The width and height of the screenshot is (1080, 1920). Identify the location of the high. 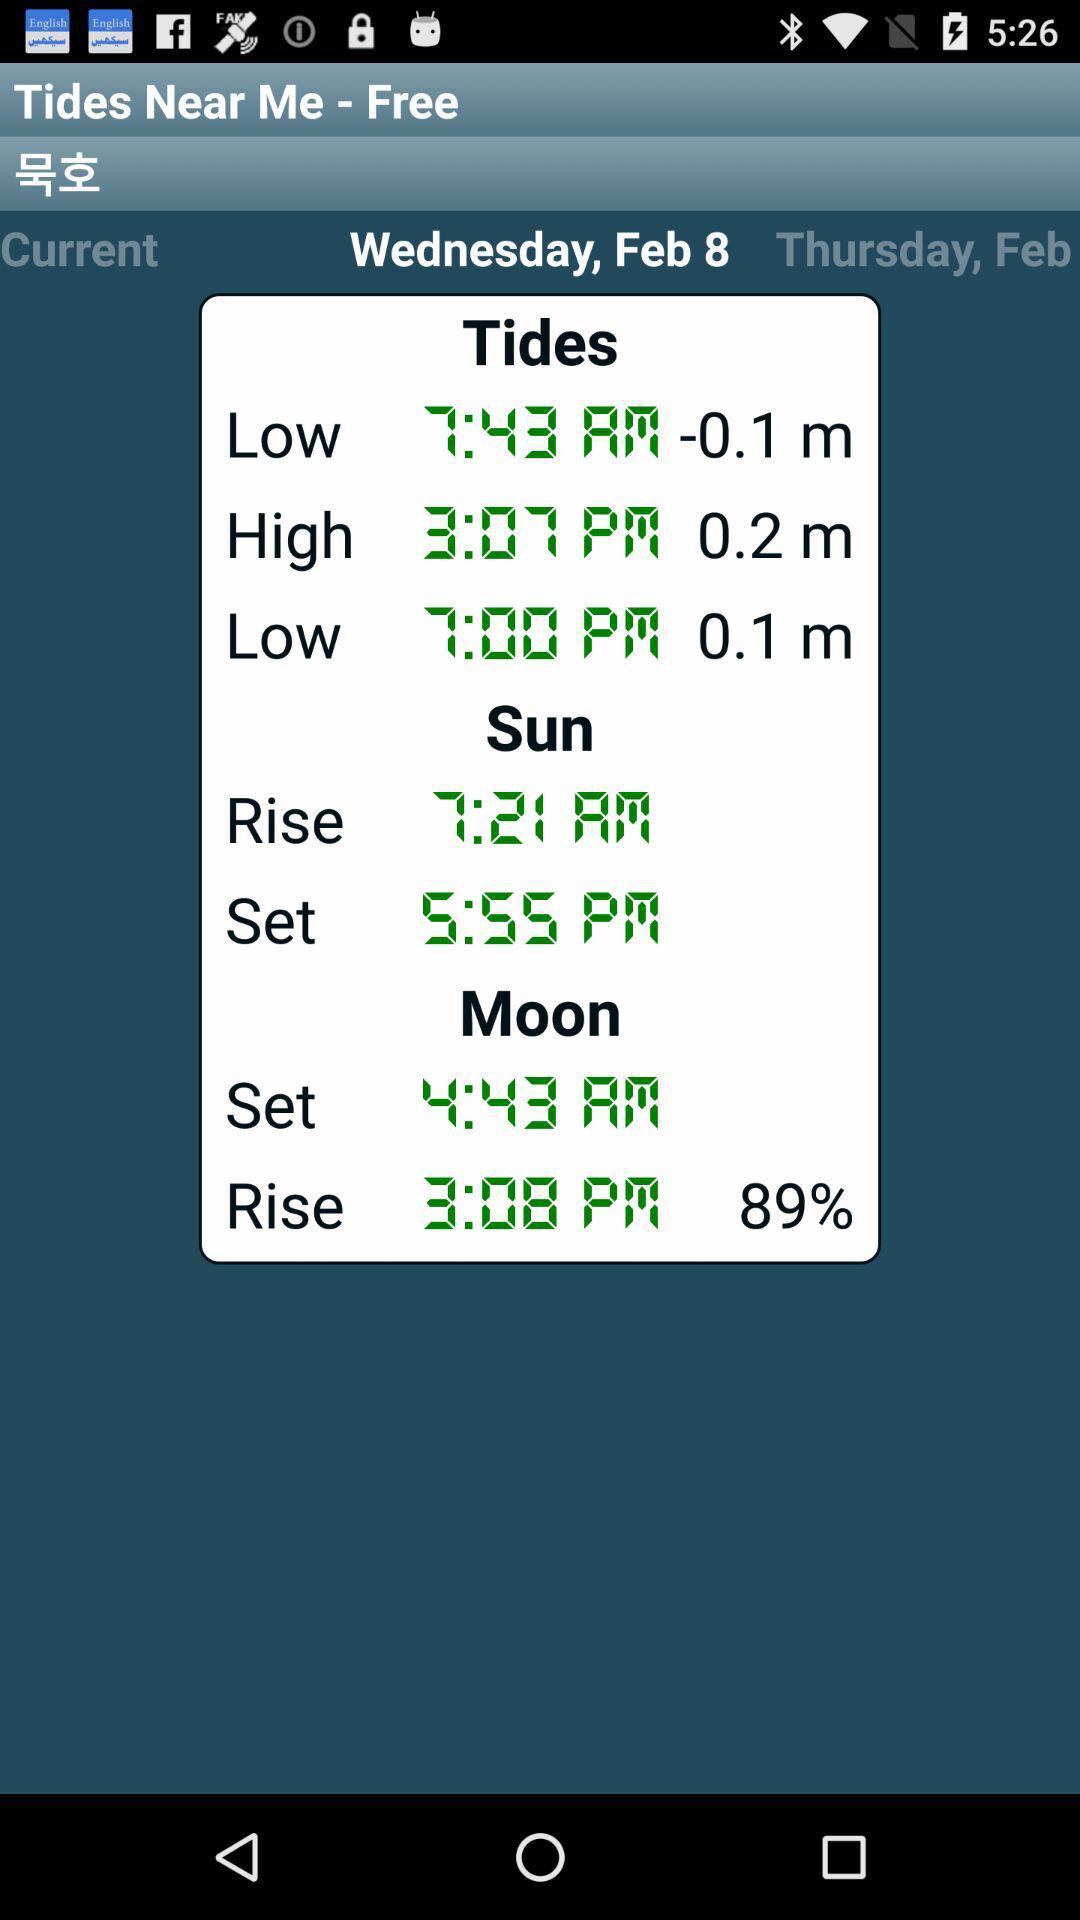
(540, 533).